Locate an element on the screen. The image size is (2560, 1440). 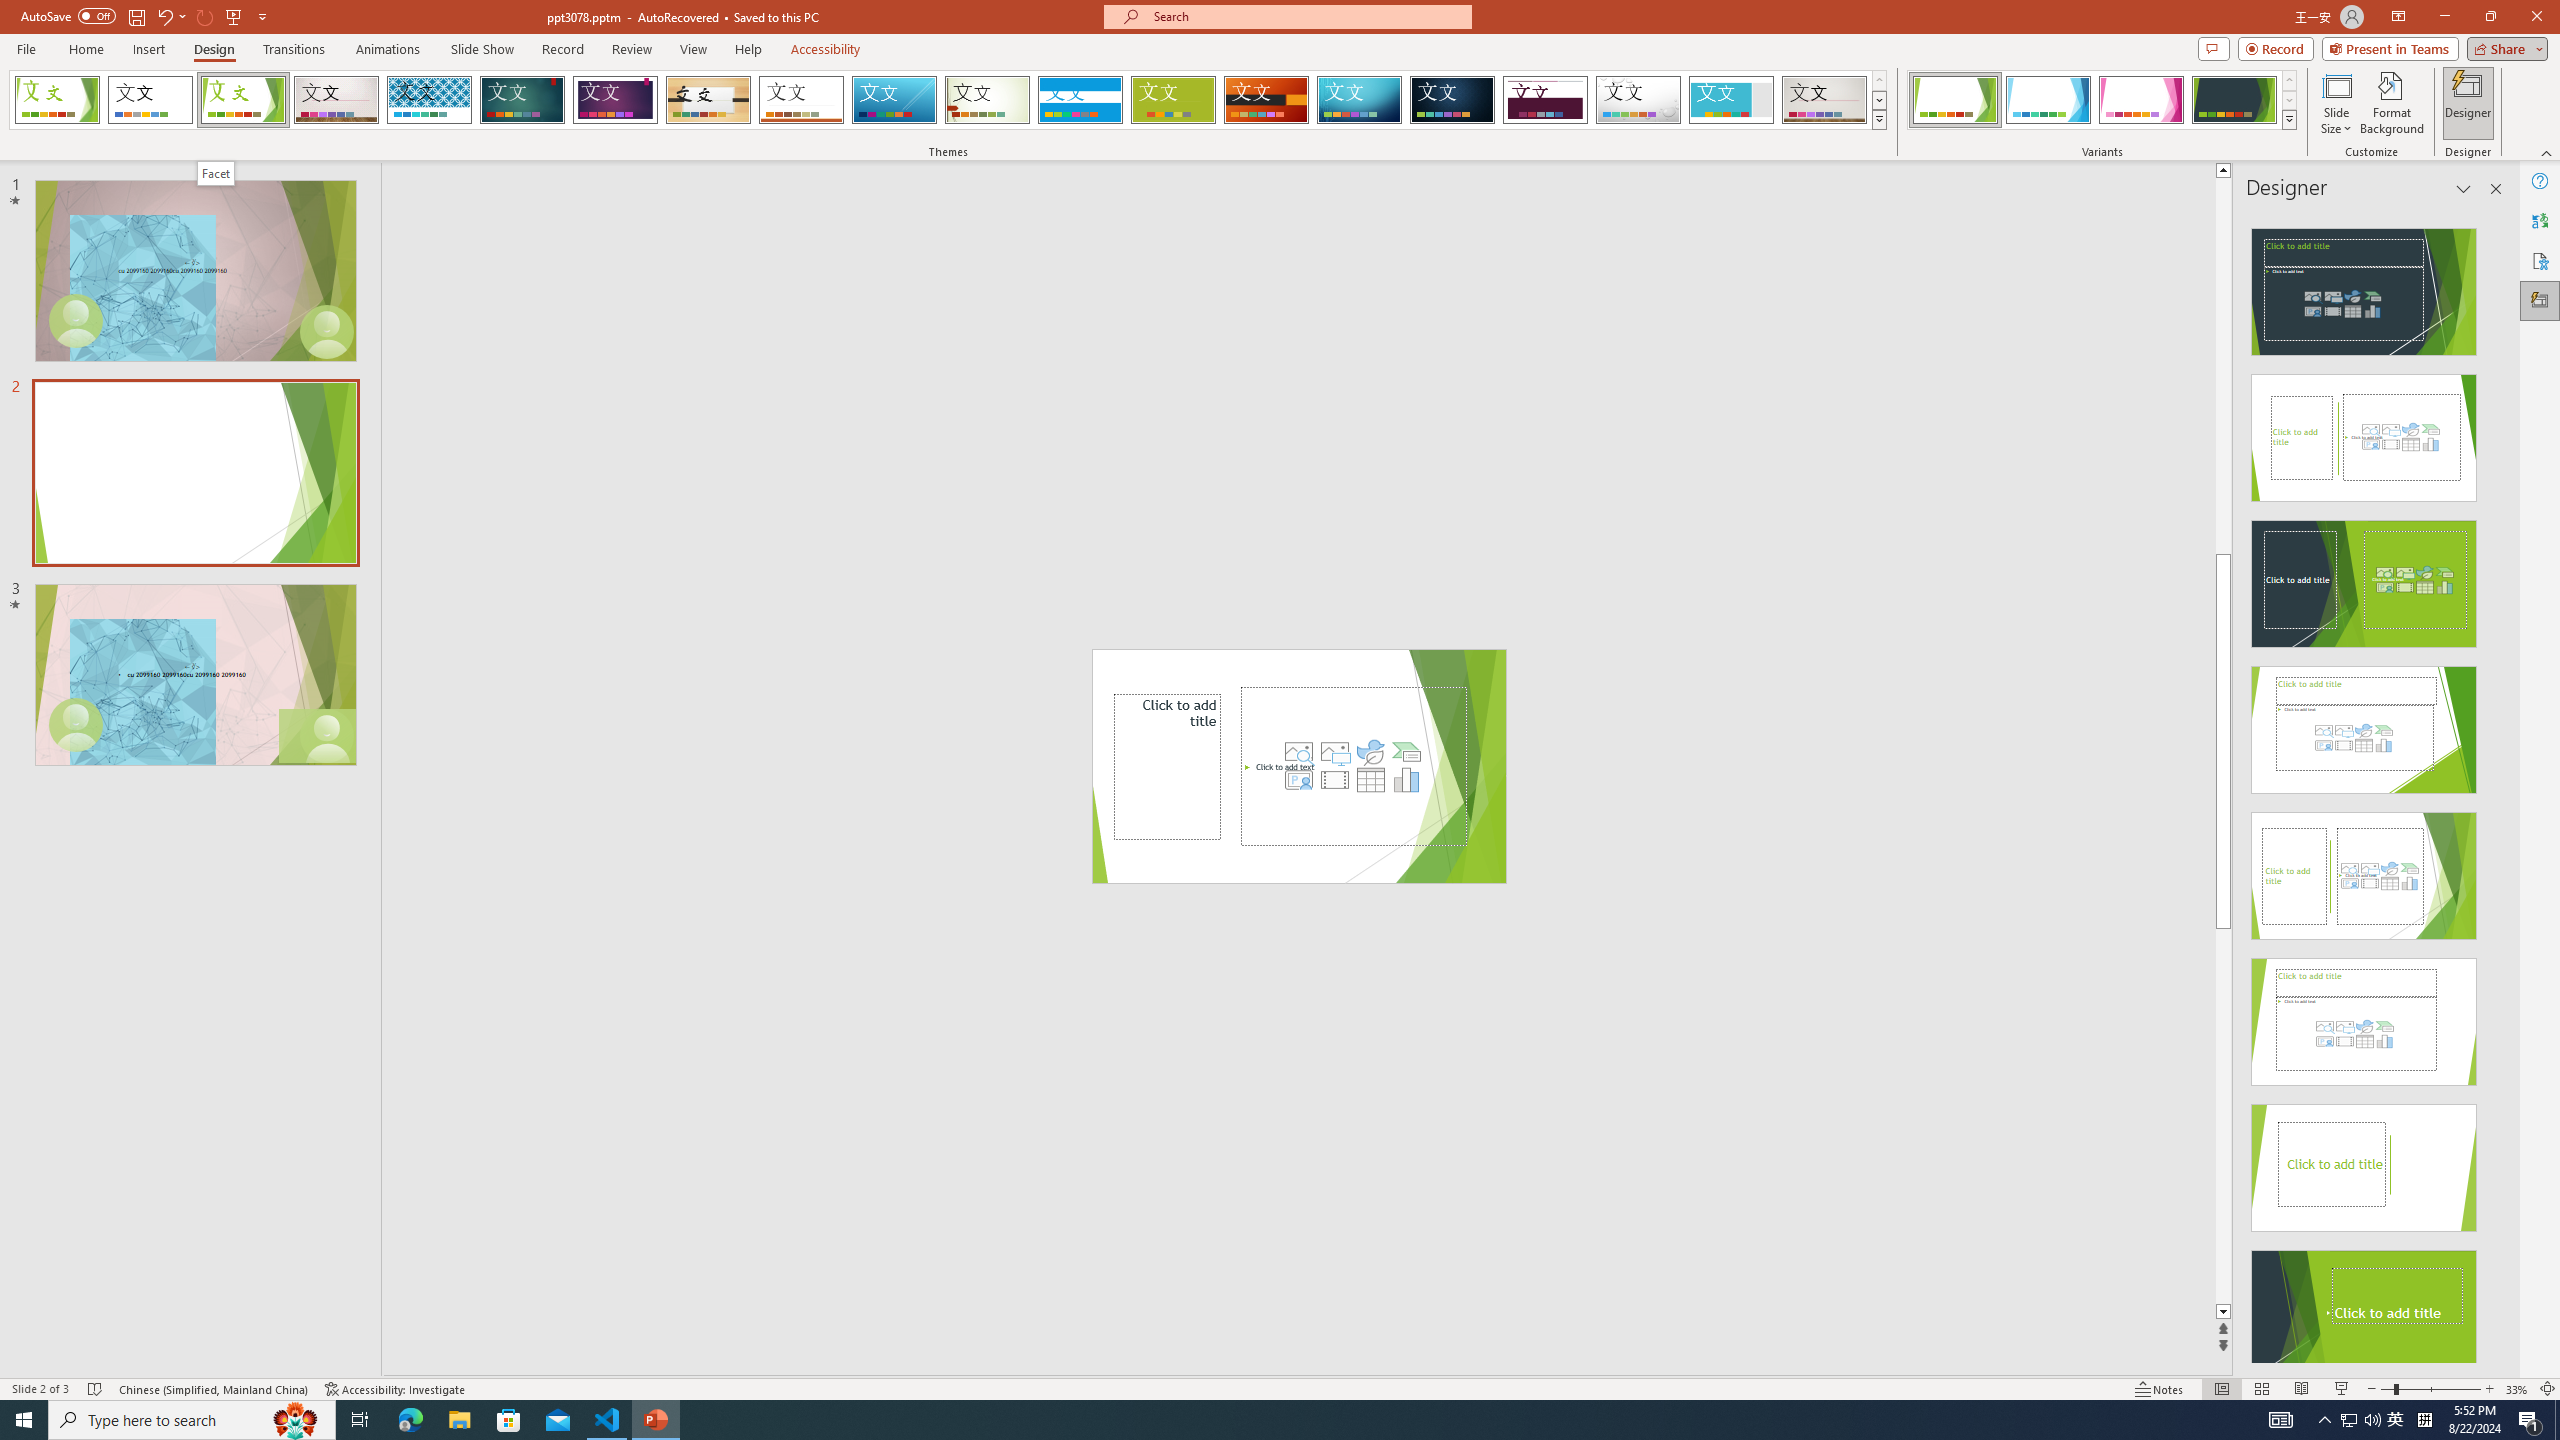
'Facet' is located at coordinates (216, 172).